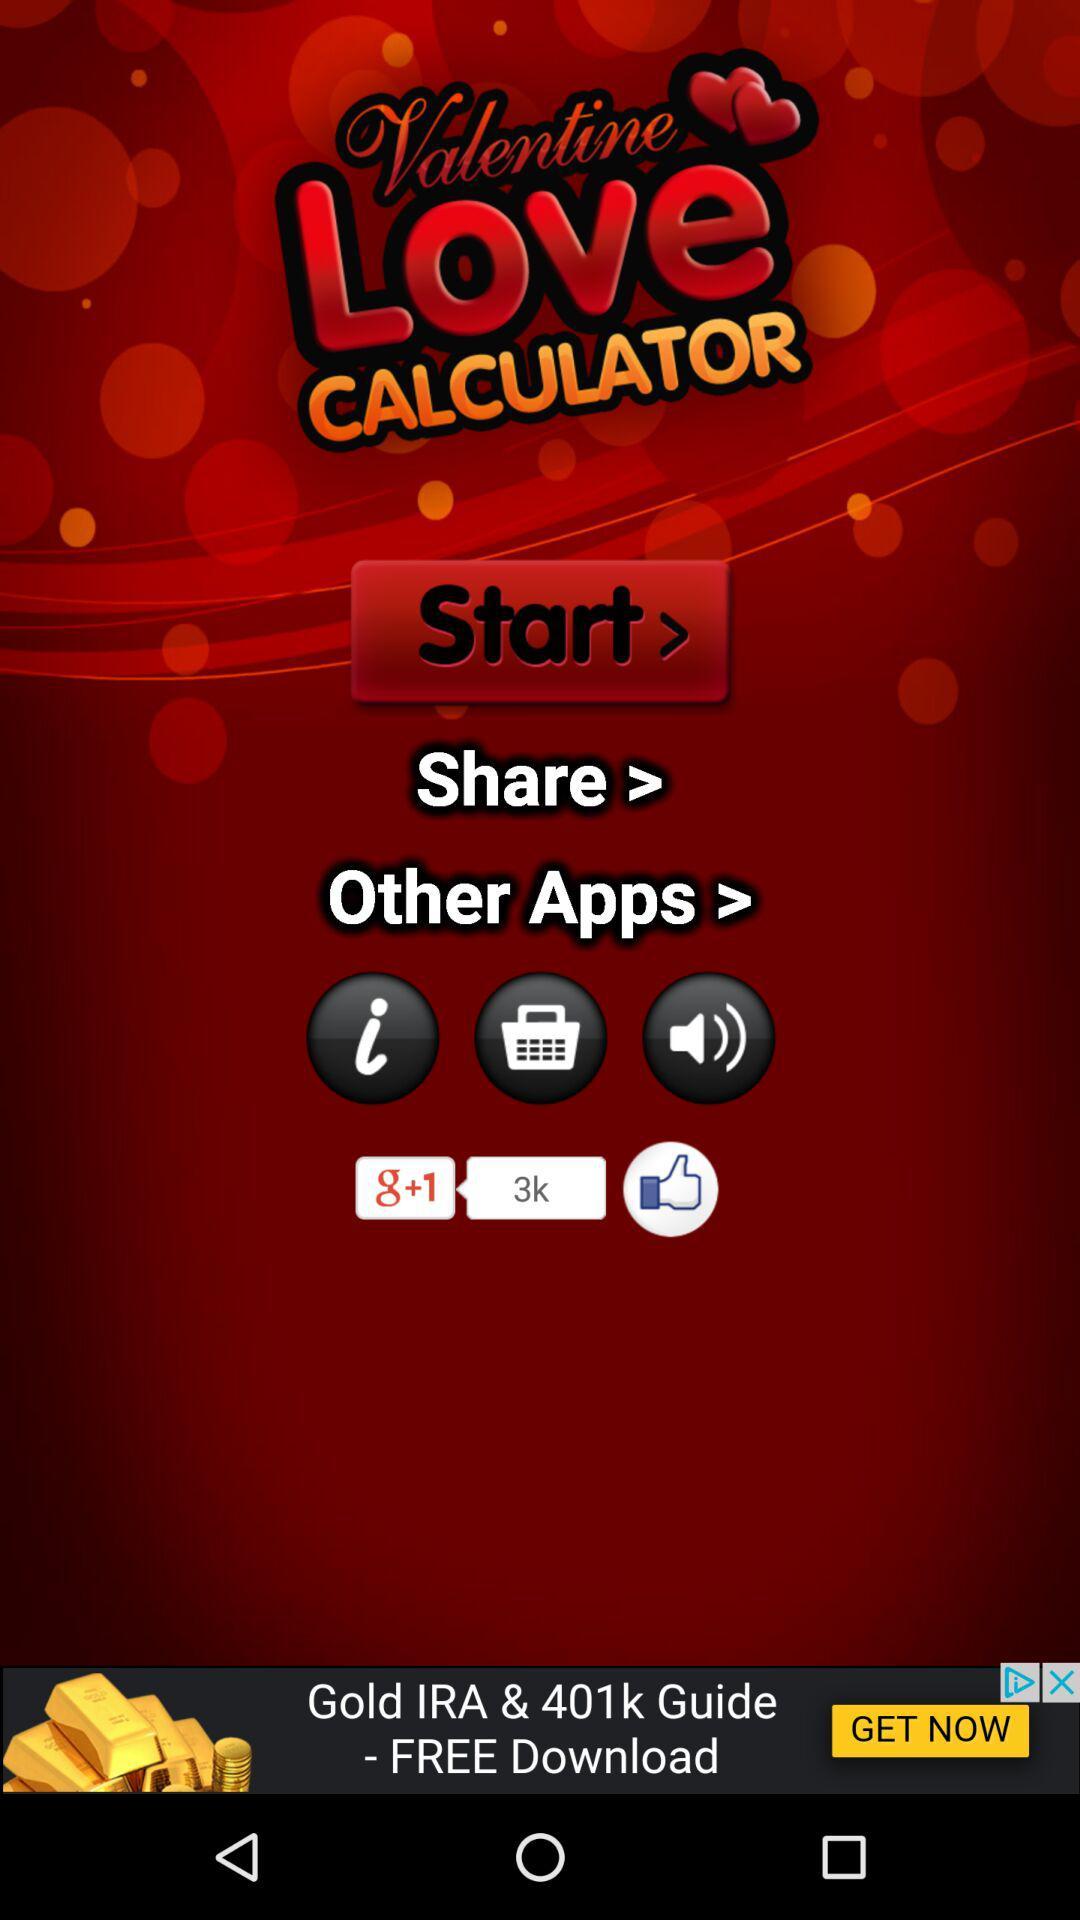  Describe the element at coordinates (371, 1037) in the screenshot. I see `more information` at that location.